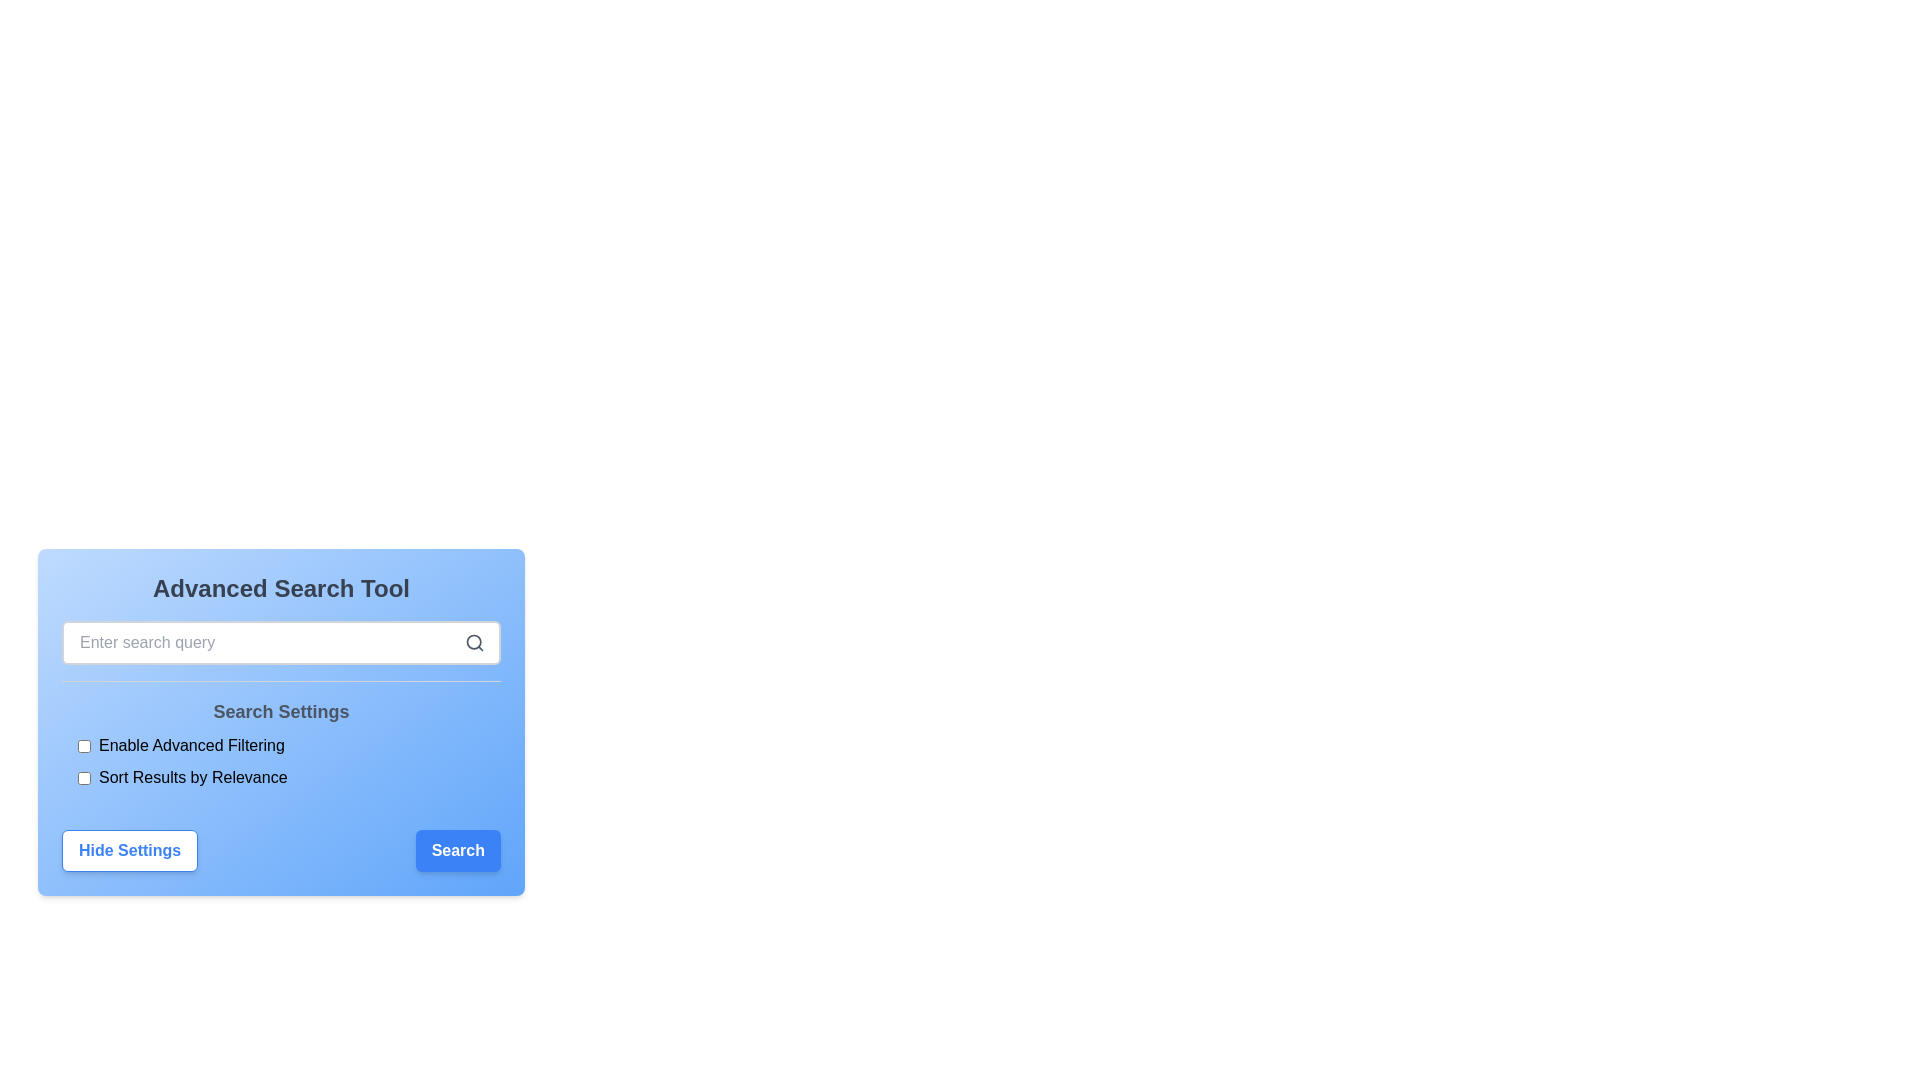 Image resolution: width=1920 pixels, height=1080 pixels. Describe the element at coordinates (280, 740) in the screenshot. I see `the checkboxes in the advanced search component to check or uncheck them for filtering options` at that location.